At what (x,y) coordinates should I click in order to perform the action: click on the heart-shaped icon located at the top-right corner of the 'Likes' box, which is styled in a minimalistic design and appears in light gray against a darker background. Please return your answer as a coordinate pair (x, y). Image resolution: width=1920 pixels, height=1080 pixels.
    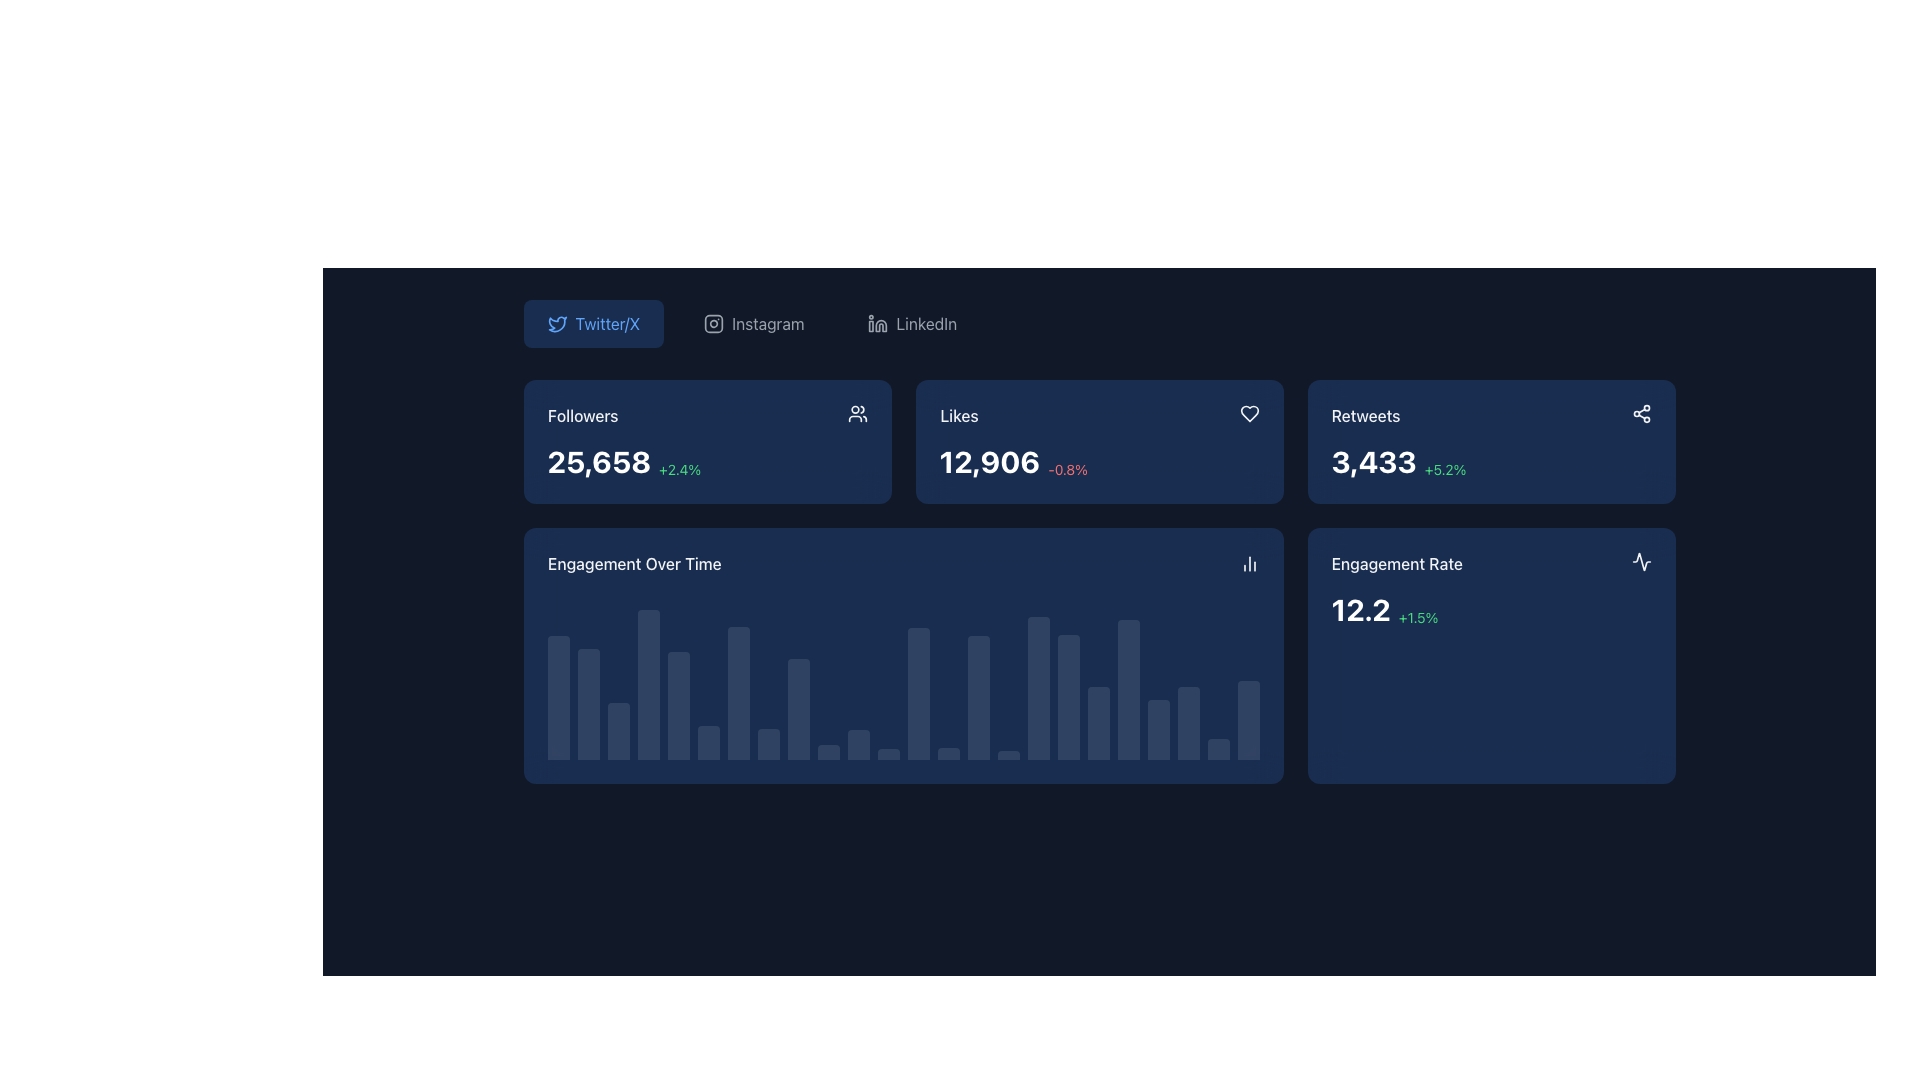
    Looking at the image, I should click on (1248, 412).